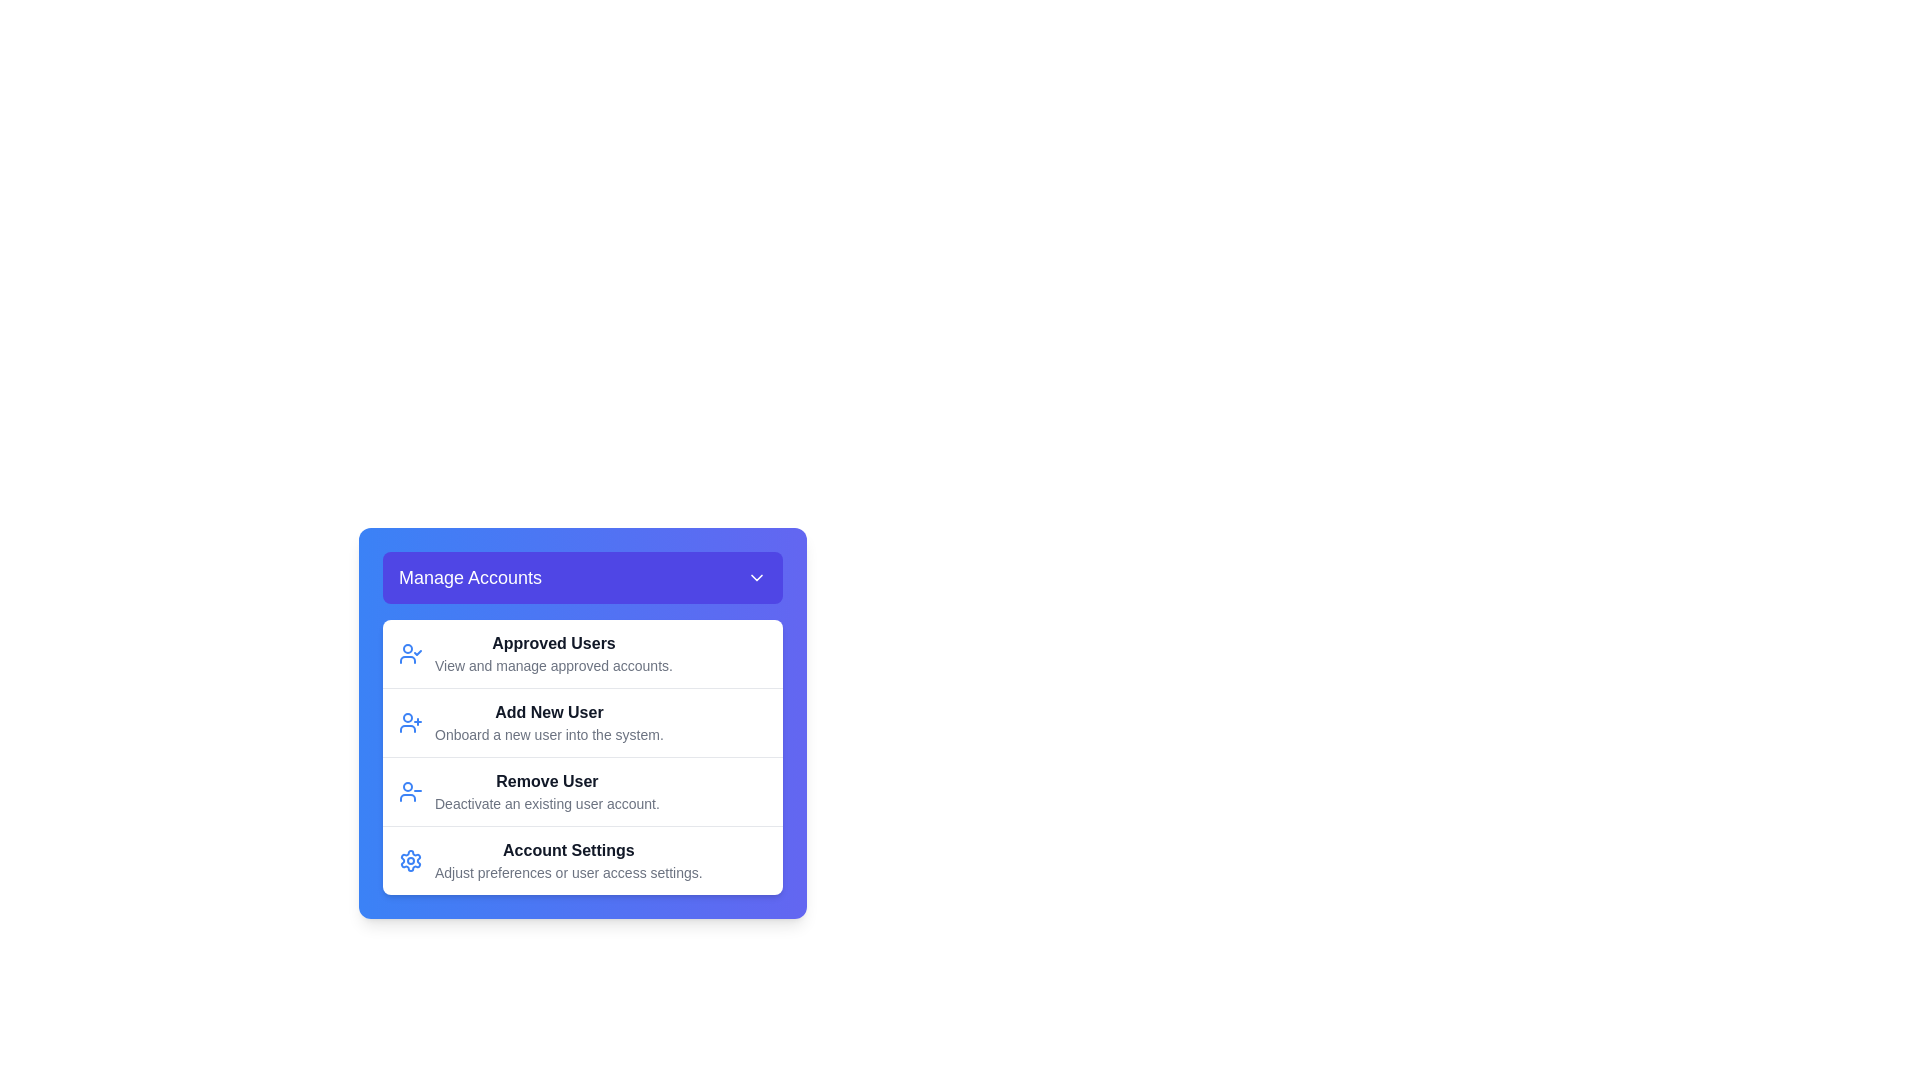 This screenshot has width=1920, height=1080. I want to click on the 'Account Settings' menu item, which is the fourth item in the vertical list, featuring a bold label and a settings gear icon, so click(581, 859).